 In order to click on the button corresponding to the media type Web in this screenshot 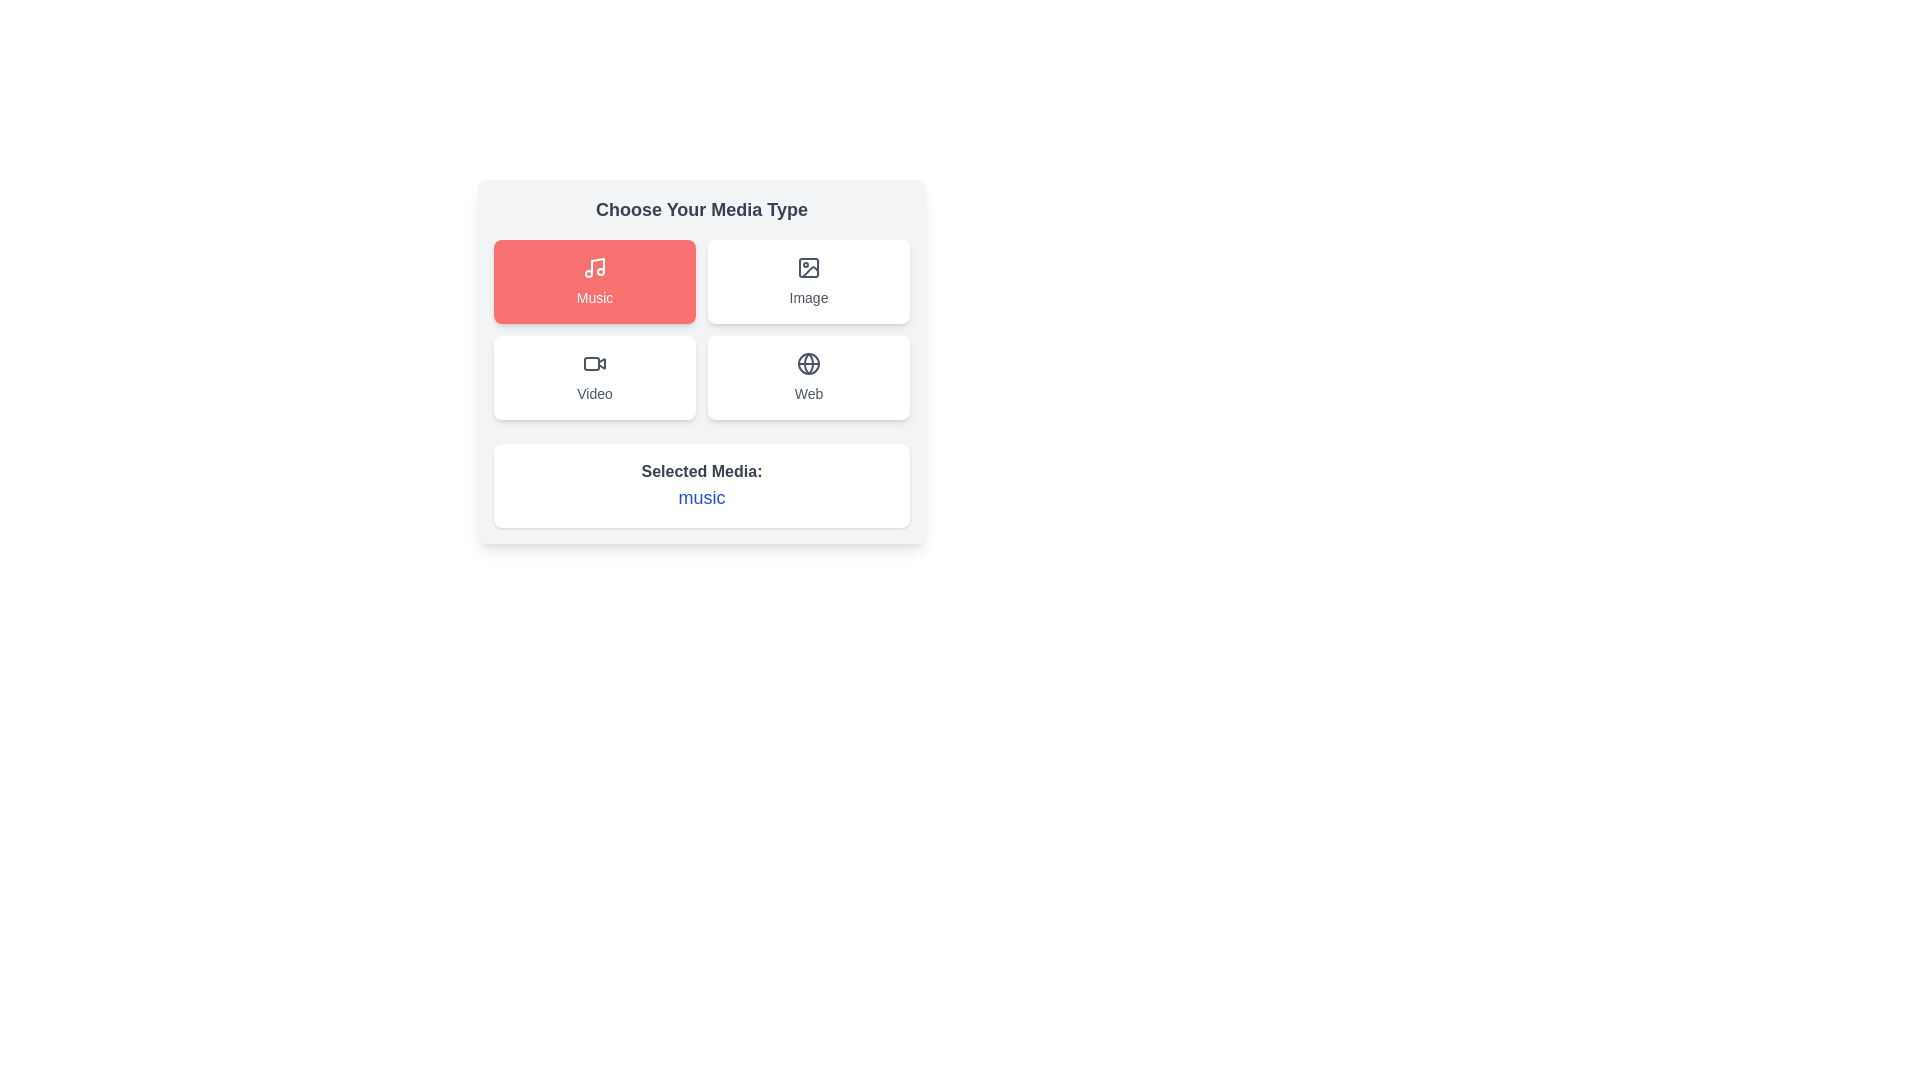, I will do `click(809, 378)`.